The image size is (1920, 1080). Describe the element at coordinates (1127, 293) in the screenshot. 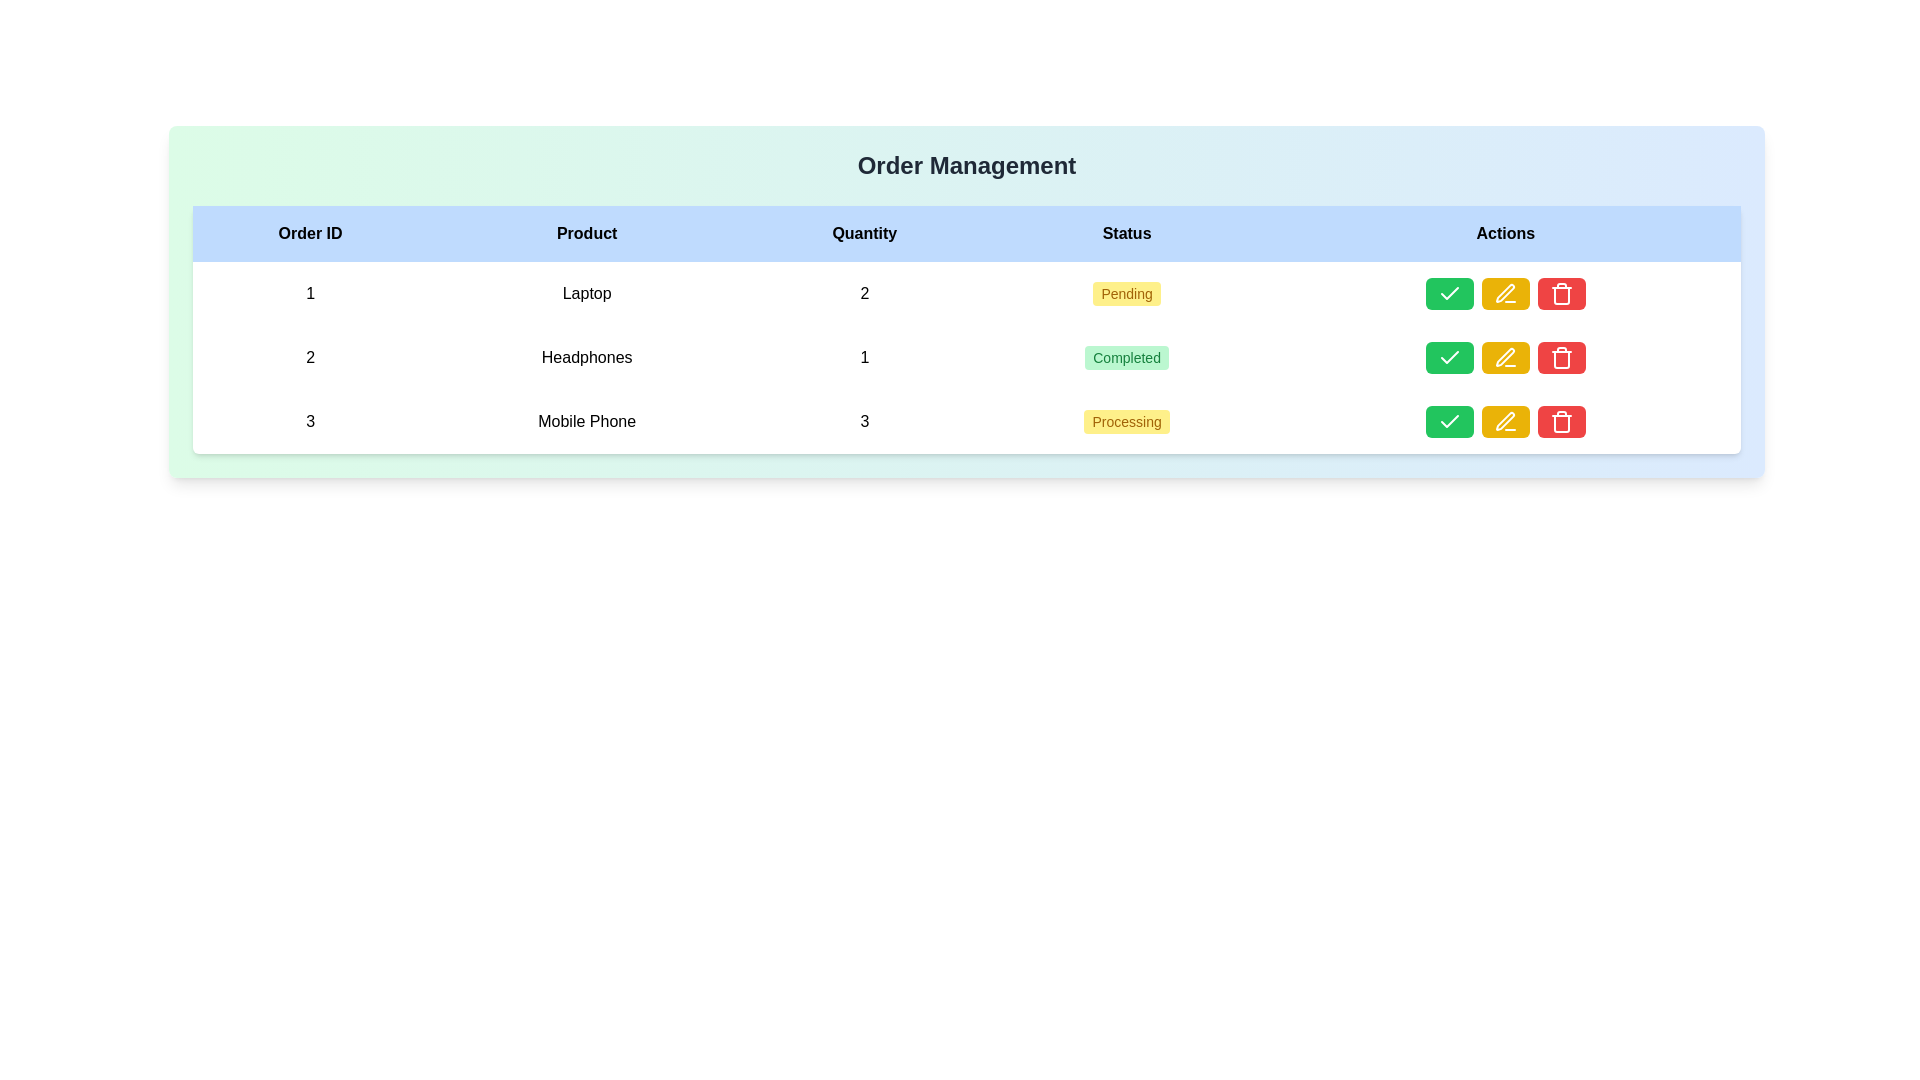

I see `the 'Pending' badge with a yellow background located in the 'Status' column of the first row in the 'Order Management' section` at that location.